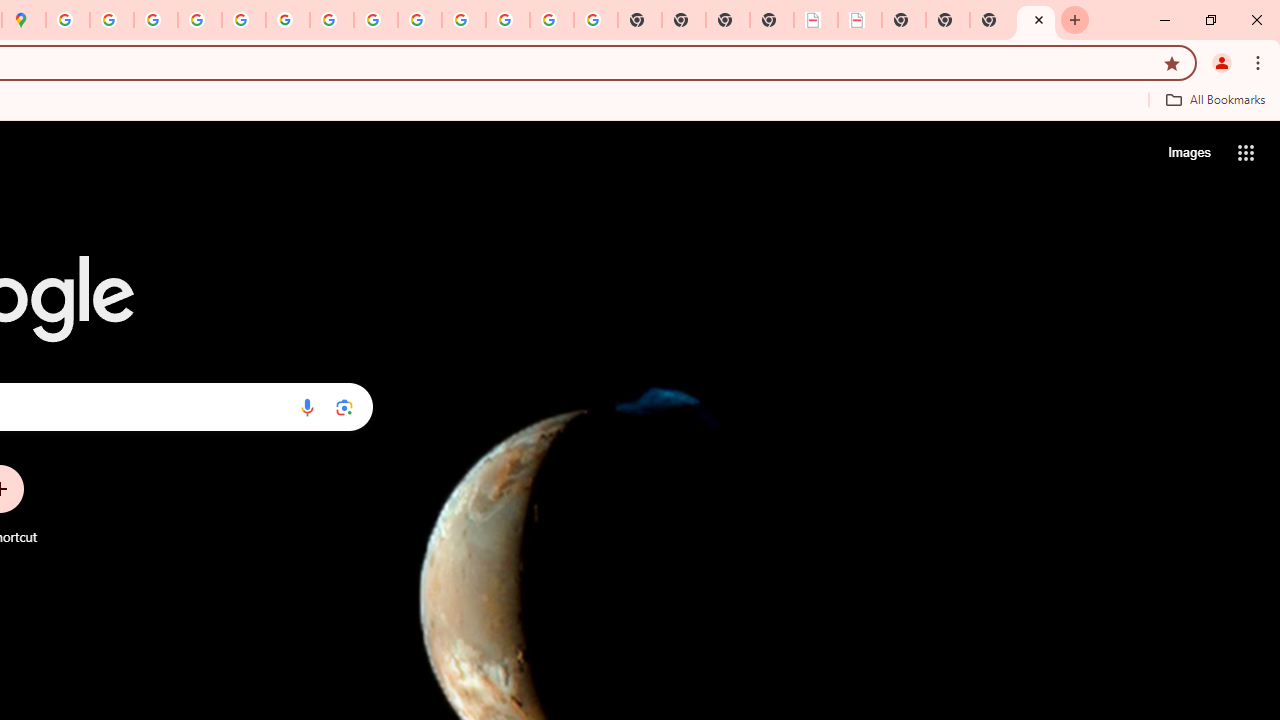  I want to click on 'Privacy Help Center - Policies Help', so click(199, 20).